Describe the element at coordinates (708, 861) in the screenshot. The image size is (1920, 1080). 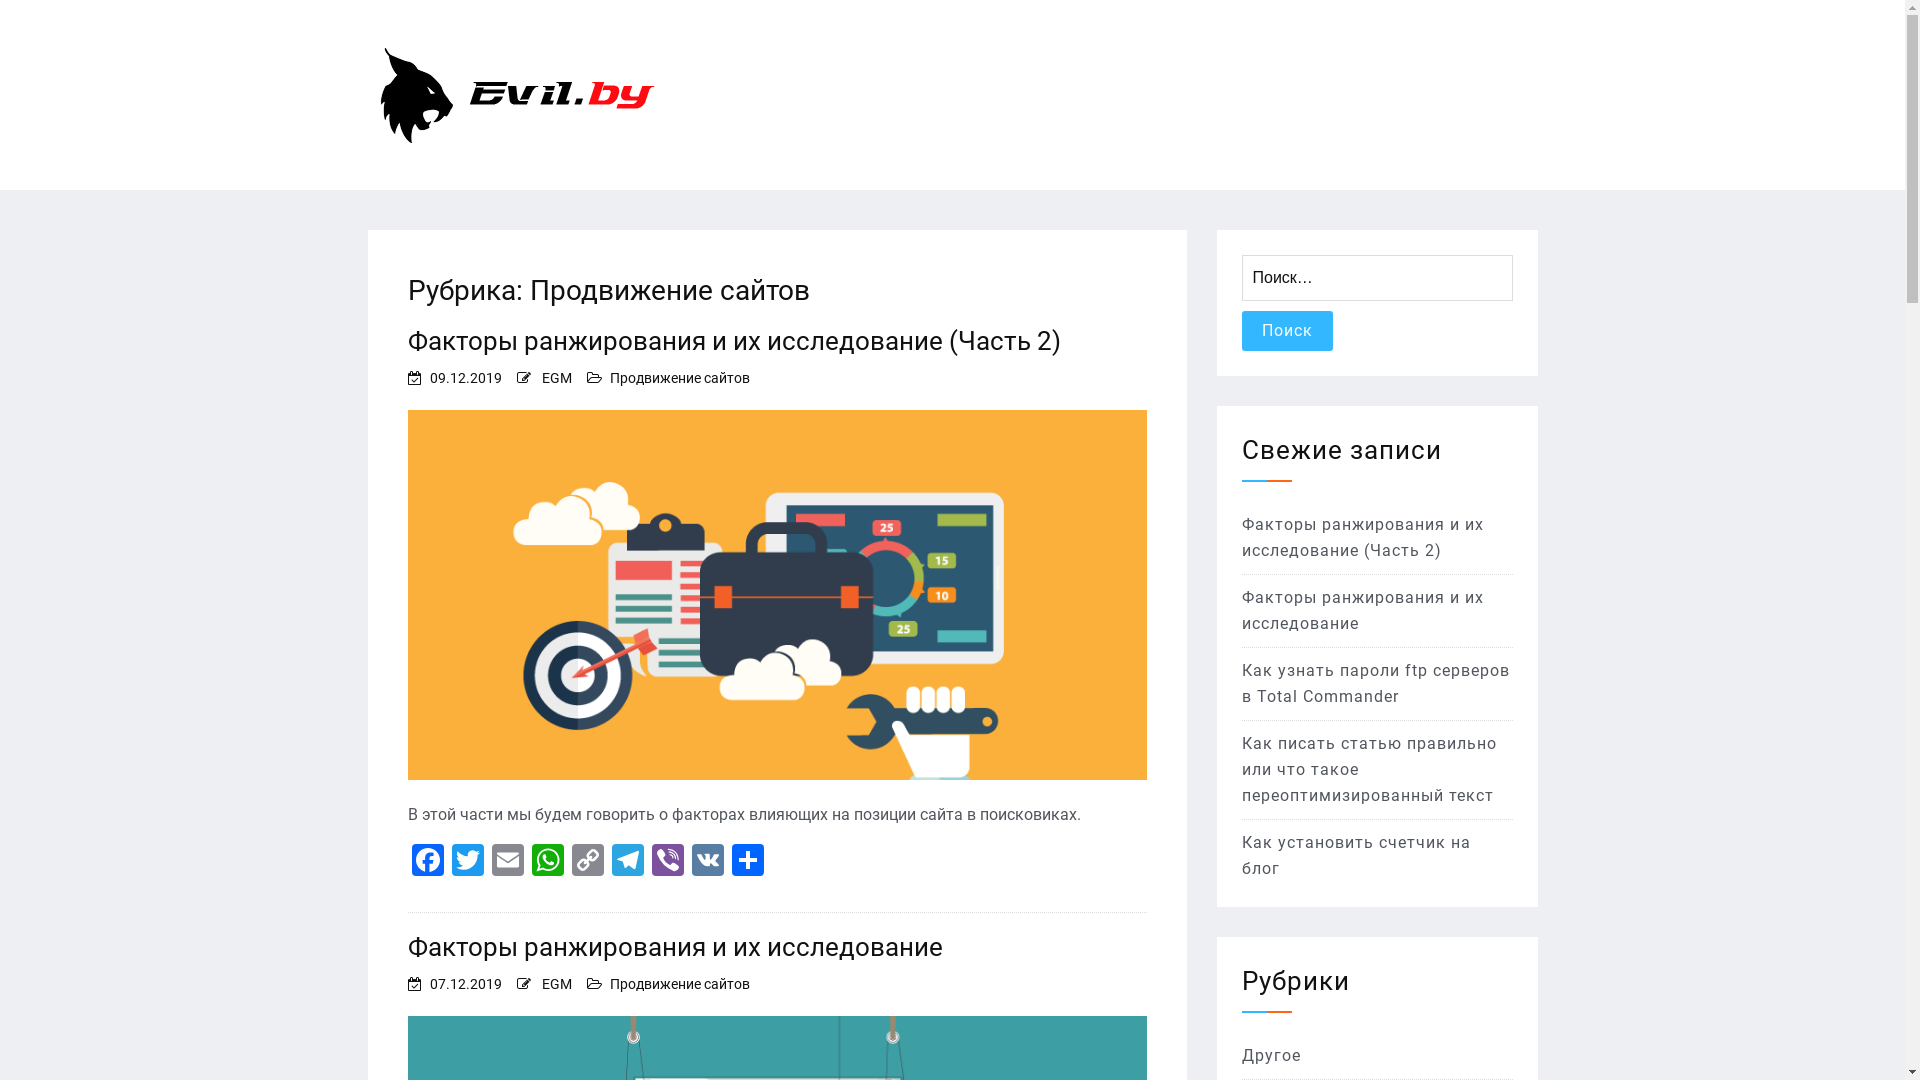
I see `'VK'` at that location.